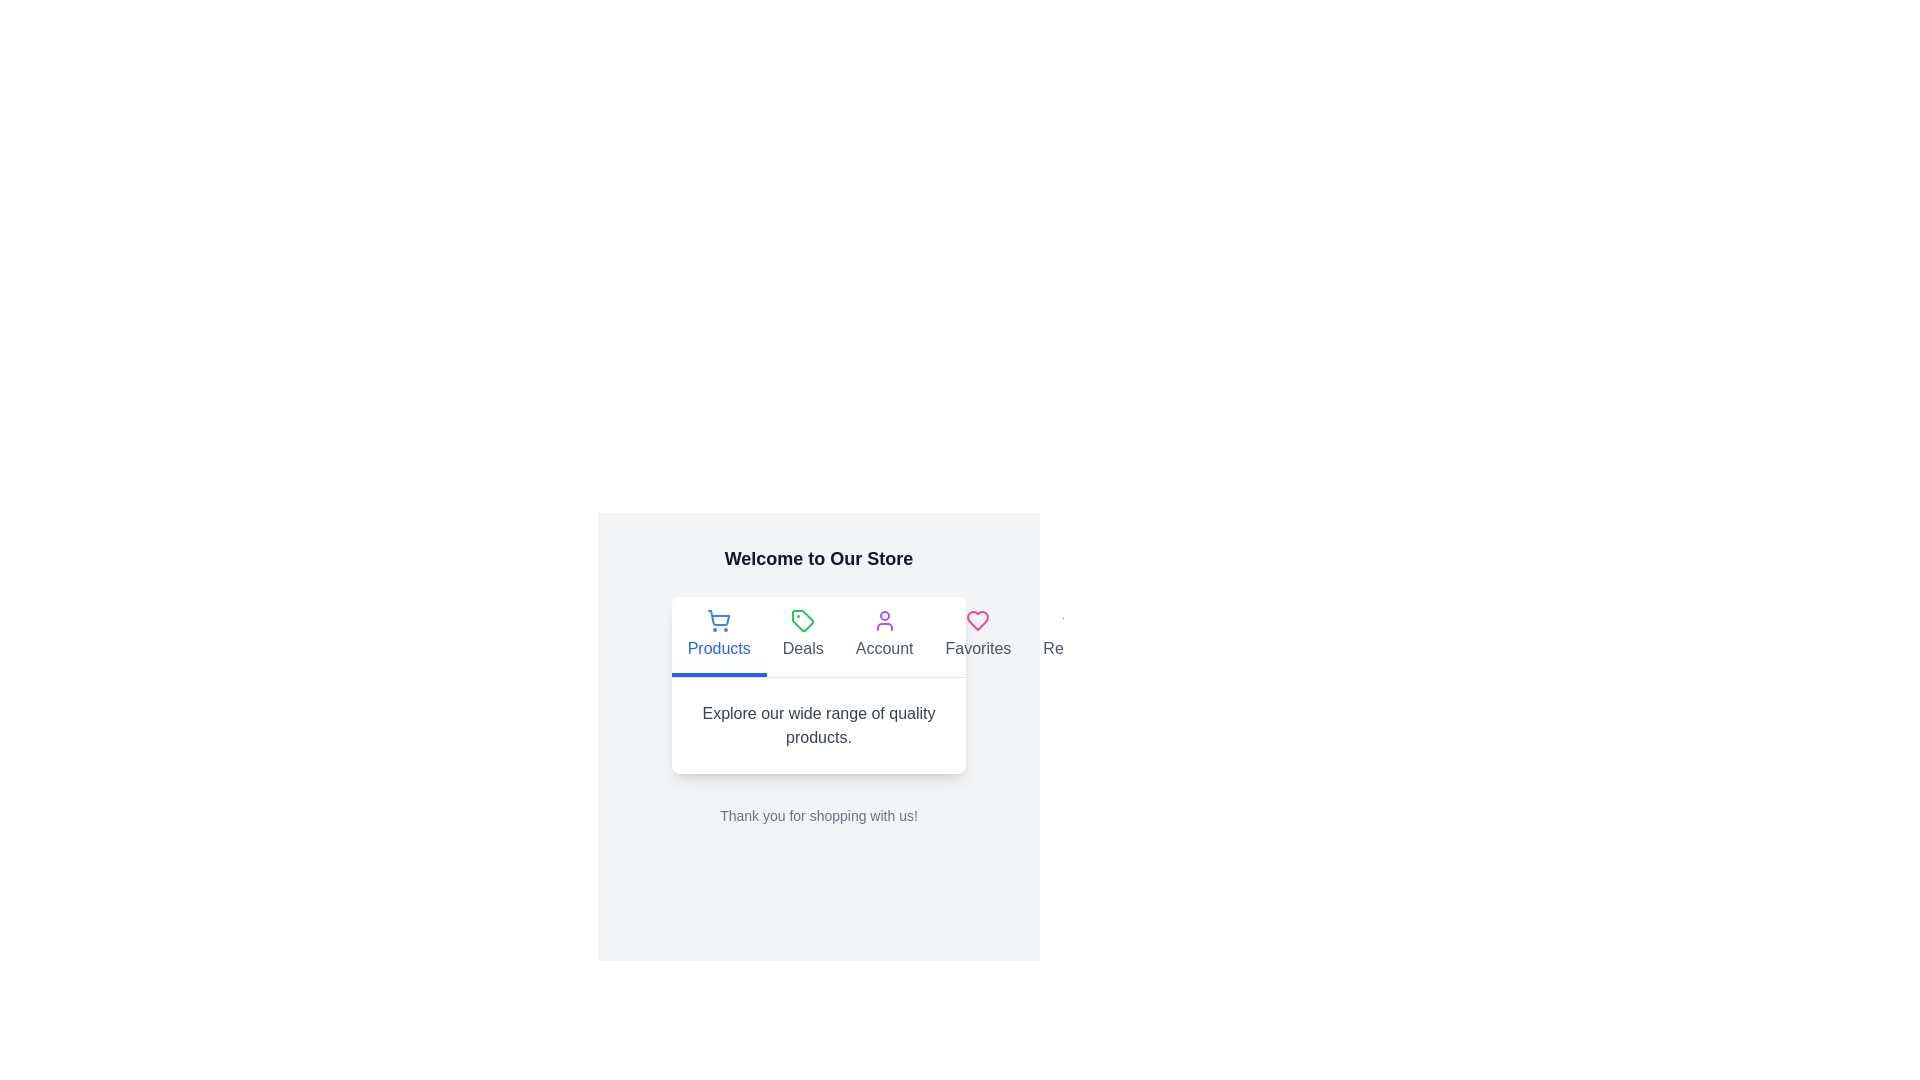  I want to click on the 'Deals' navigation tab button, which is the second element in the horizontal menu bar, positioned between 'Products' and 'Account', so click(803, 636).